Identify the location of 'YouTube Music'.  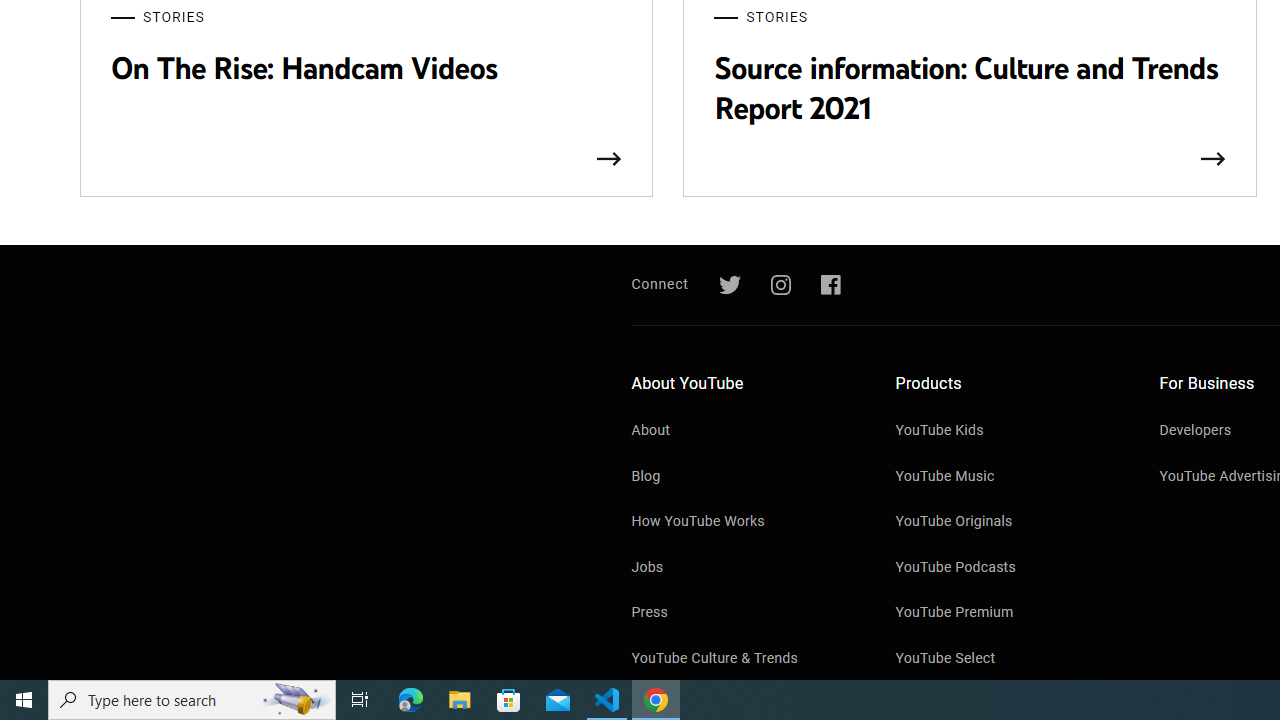
(1007, 478).